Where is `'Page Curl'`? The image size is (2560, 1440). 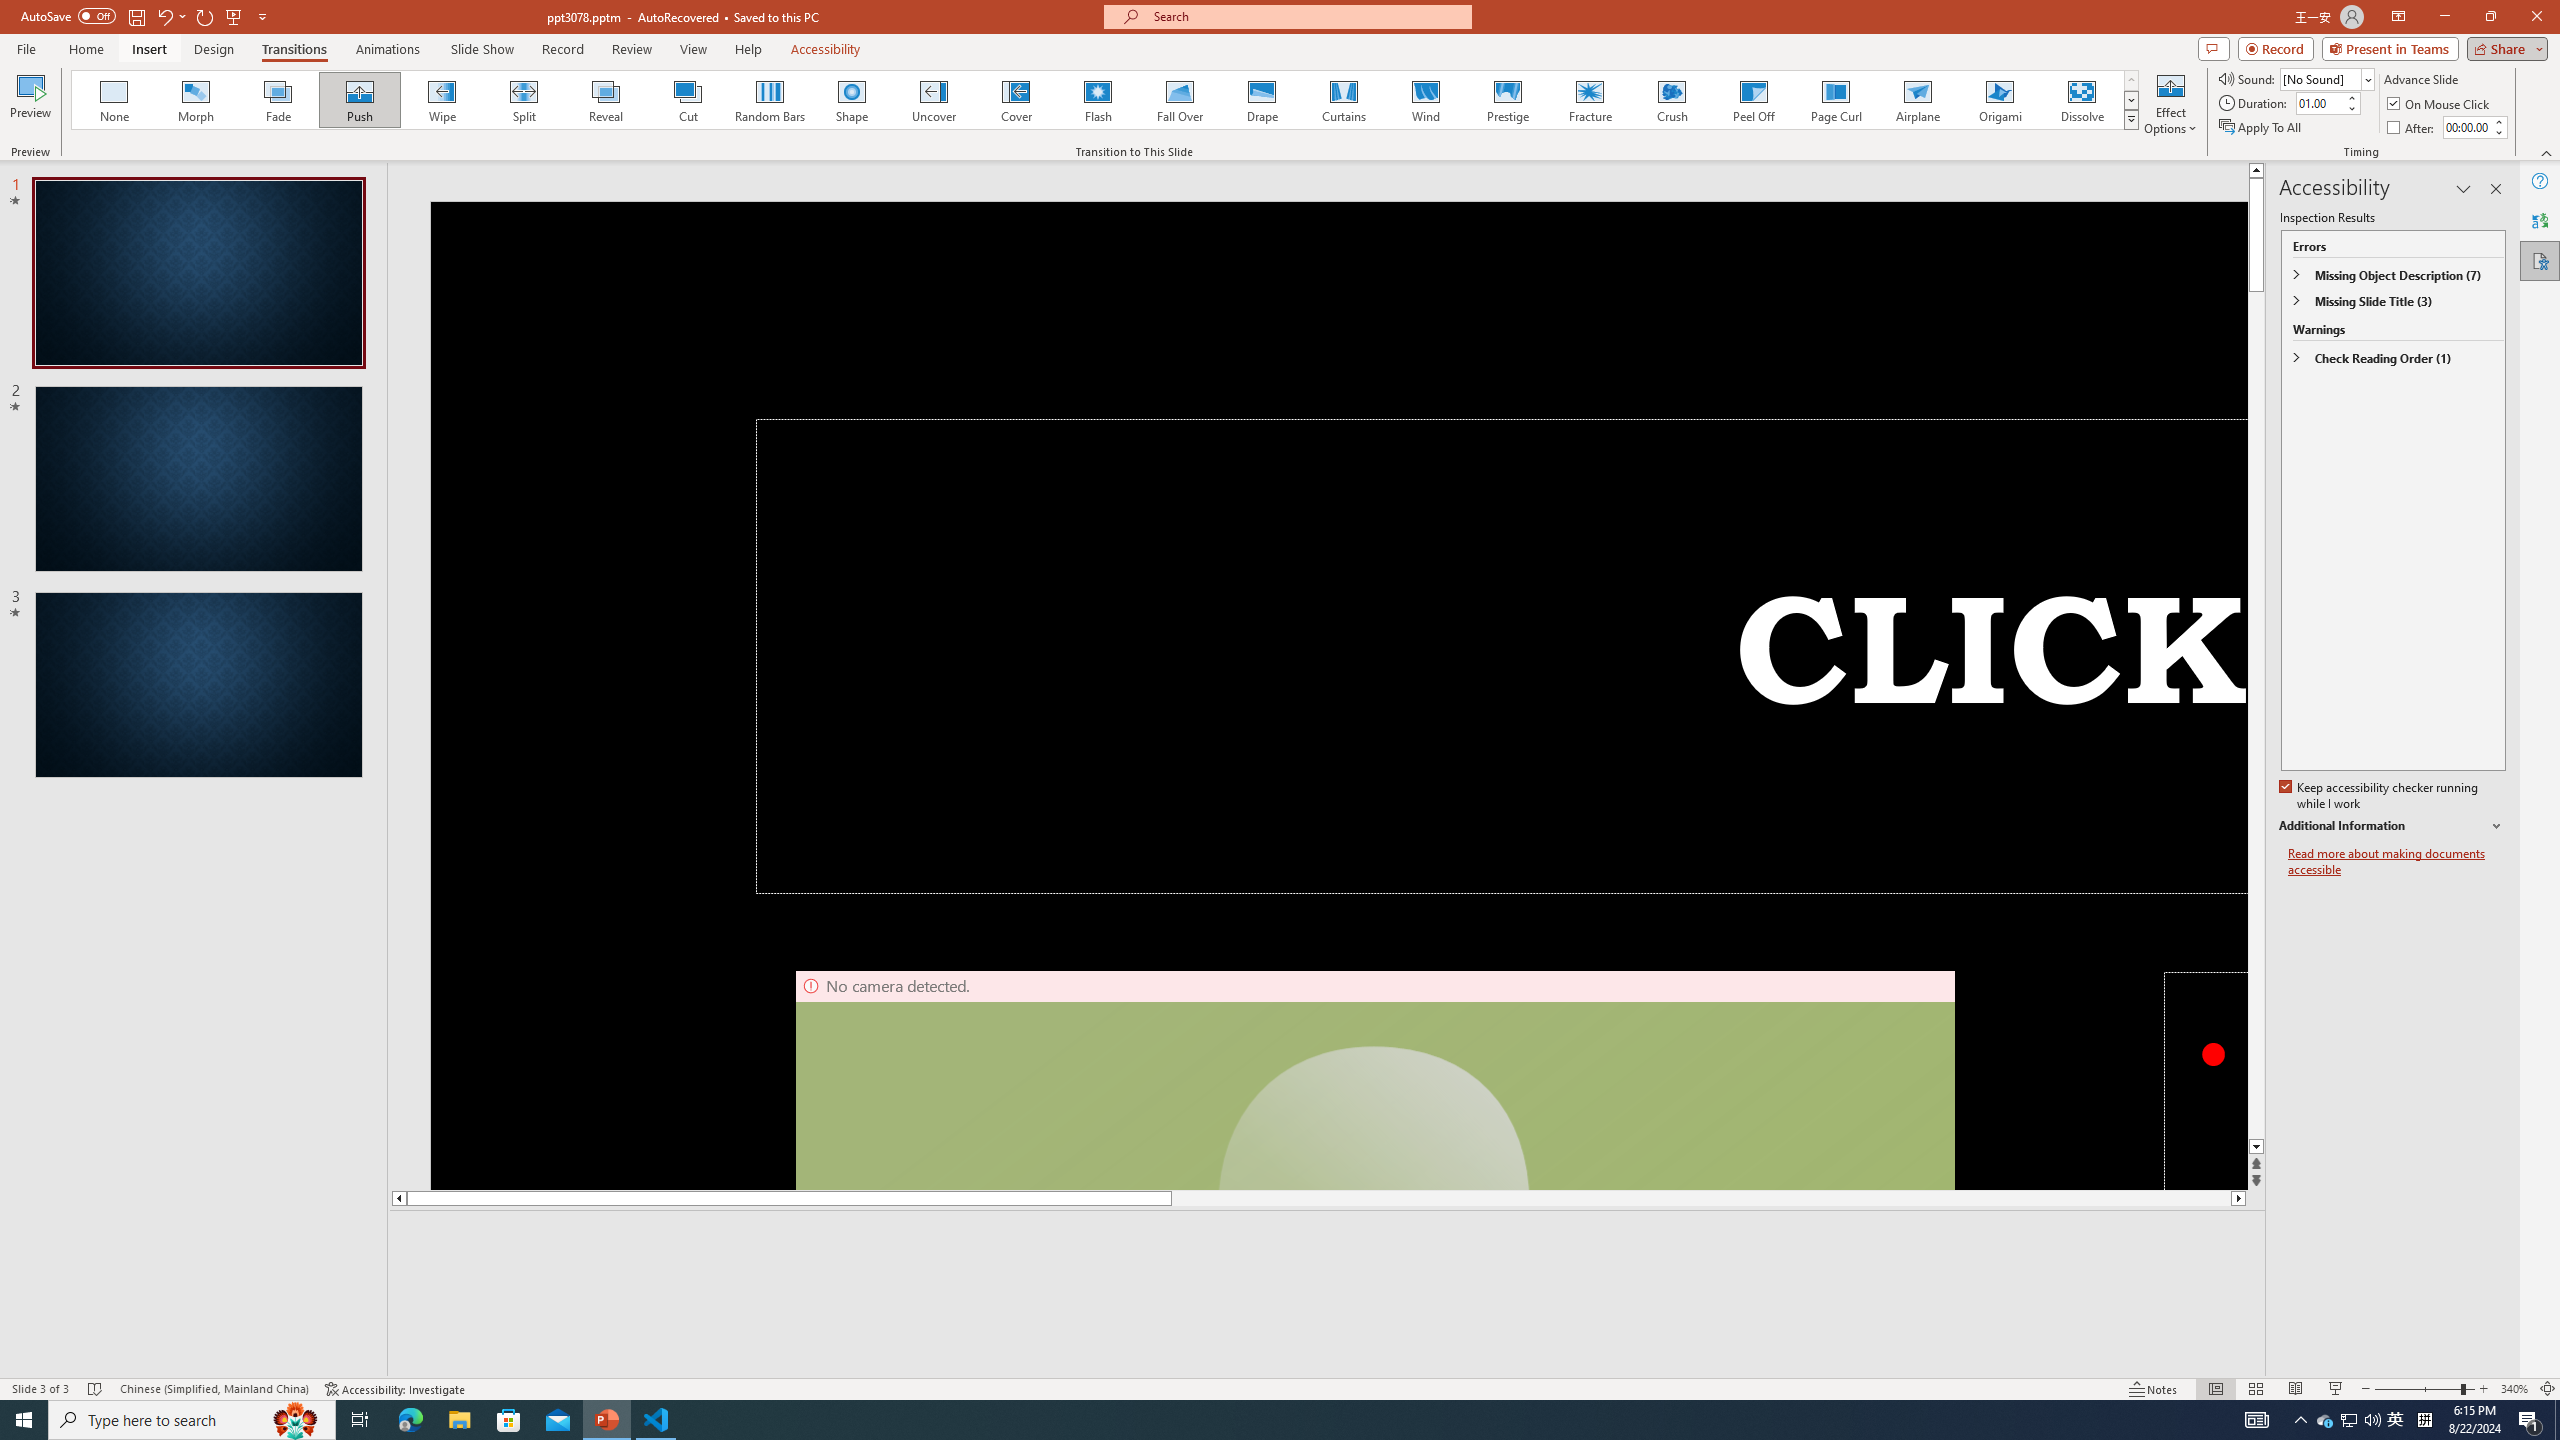
'Page Curl' is located at coordinates (1834, 99).